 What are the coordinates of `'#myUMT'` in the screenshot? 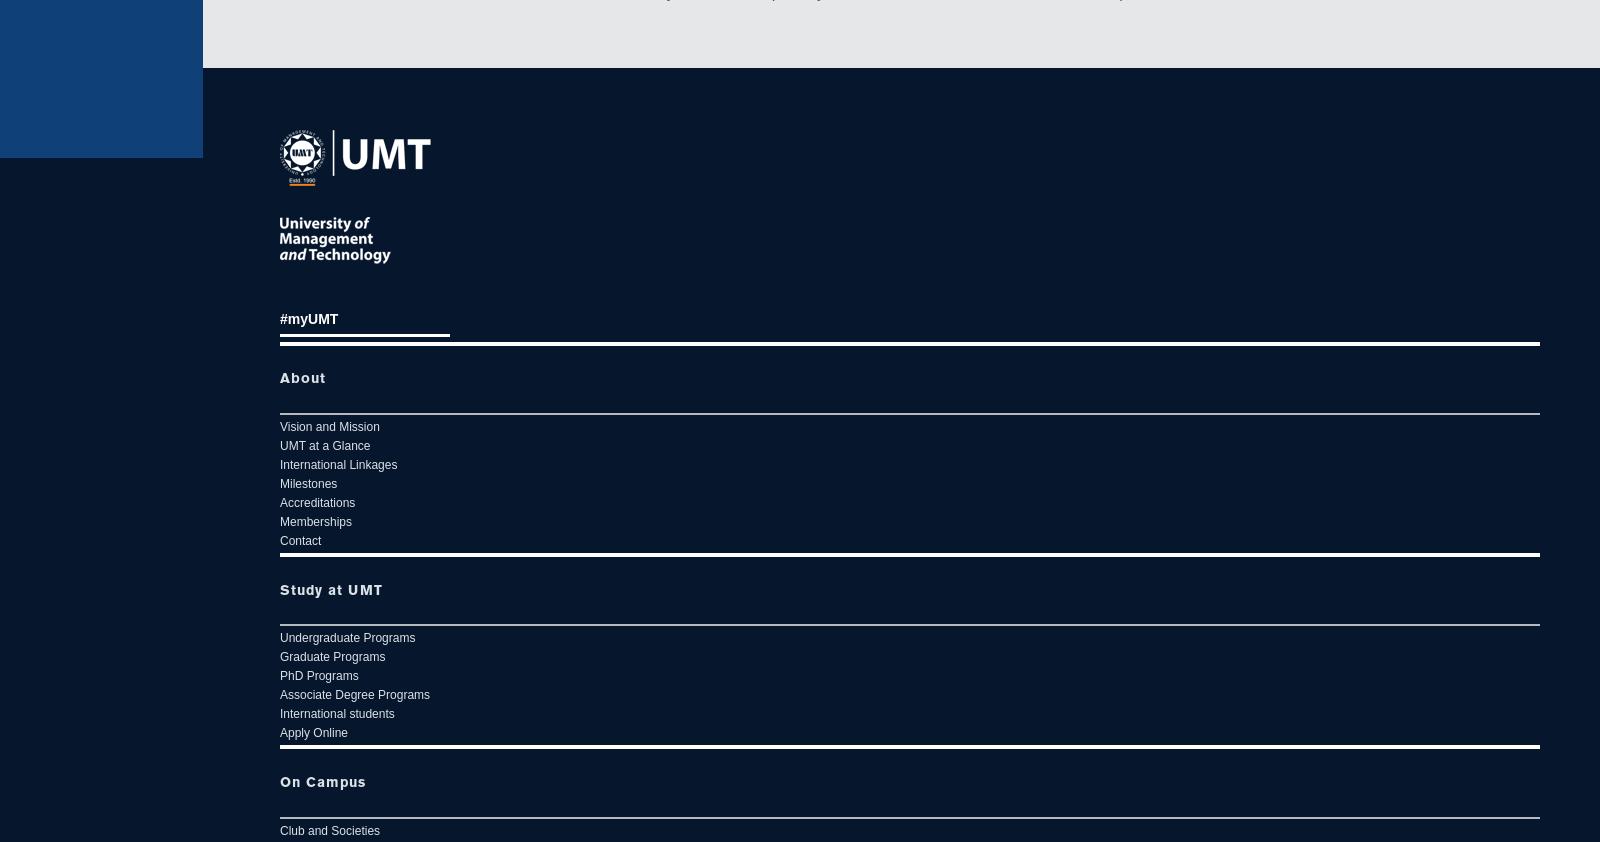 It's located at (308, 318).